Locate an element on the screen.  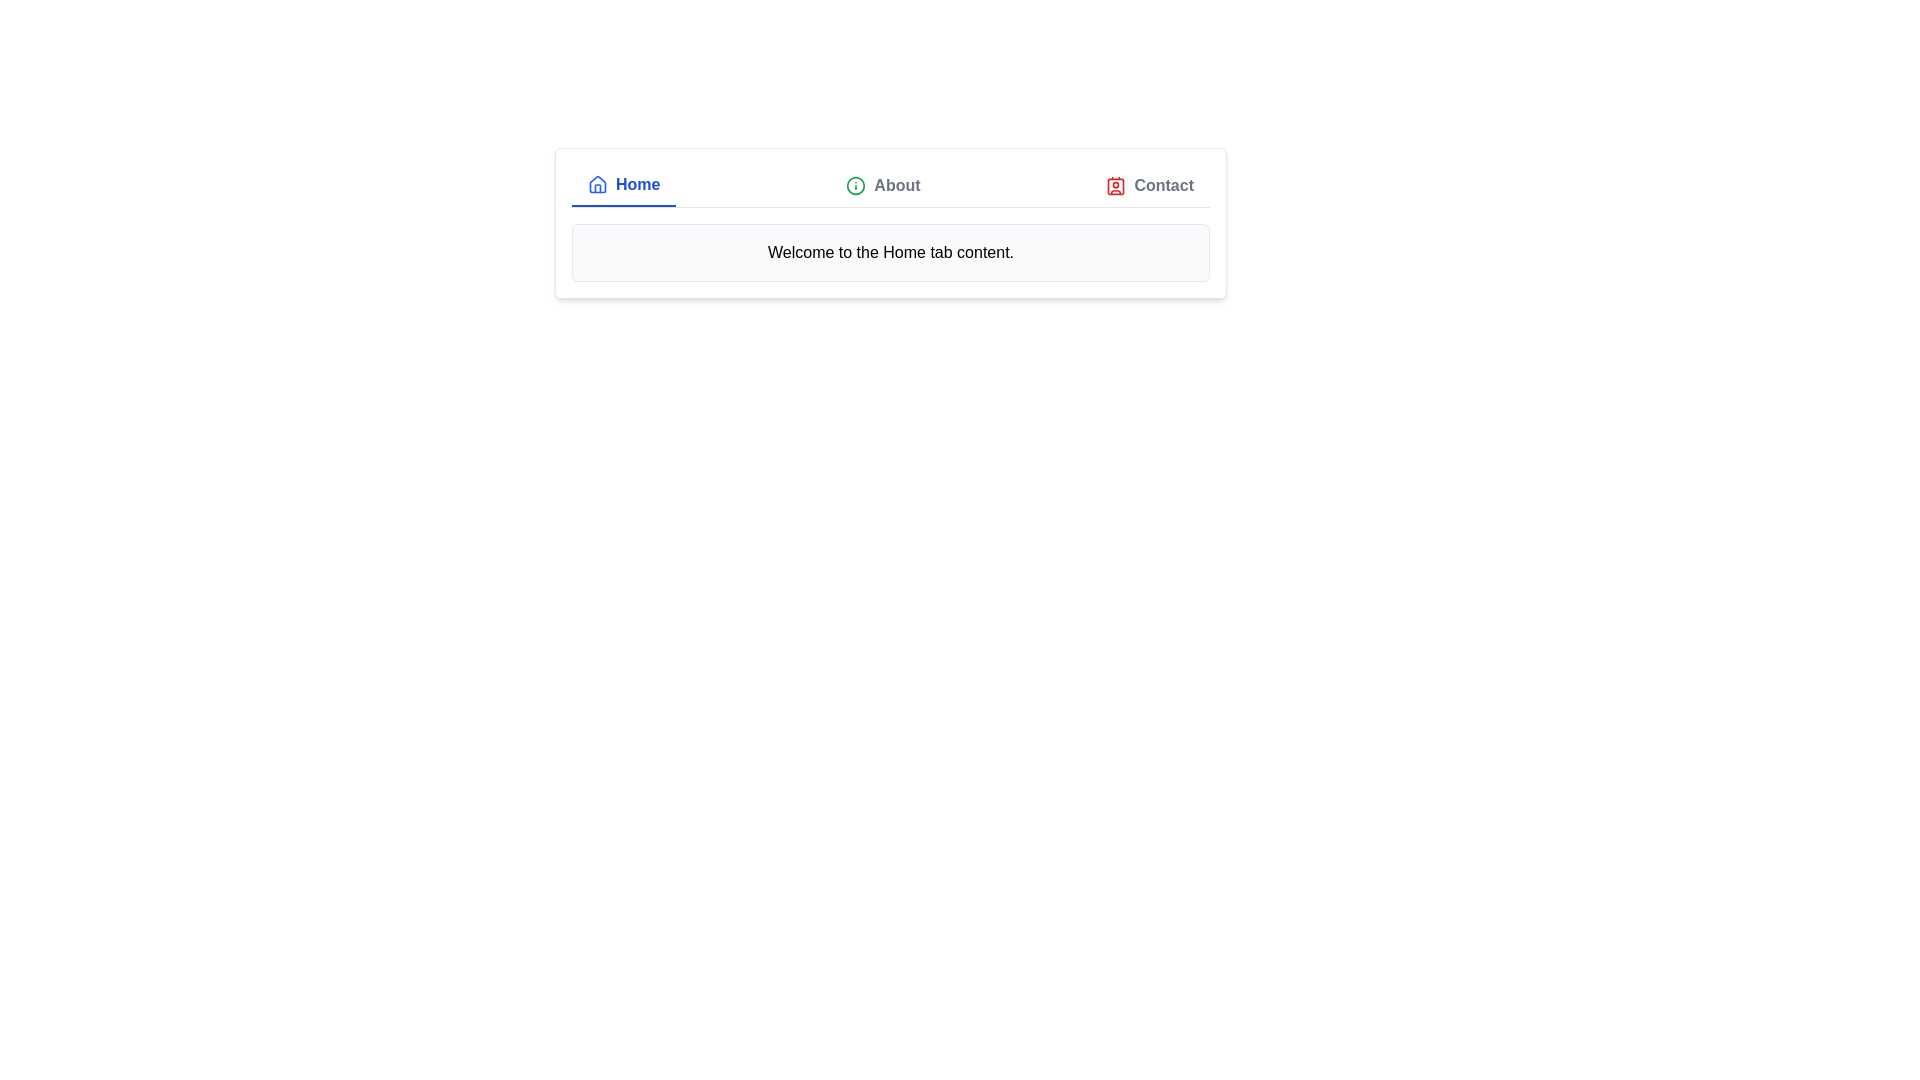
text content displayed within the gray box with rounded corners that contains the message 'Welcome to the Home tab content.' is located at coordinates (890, 252).